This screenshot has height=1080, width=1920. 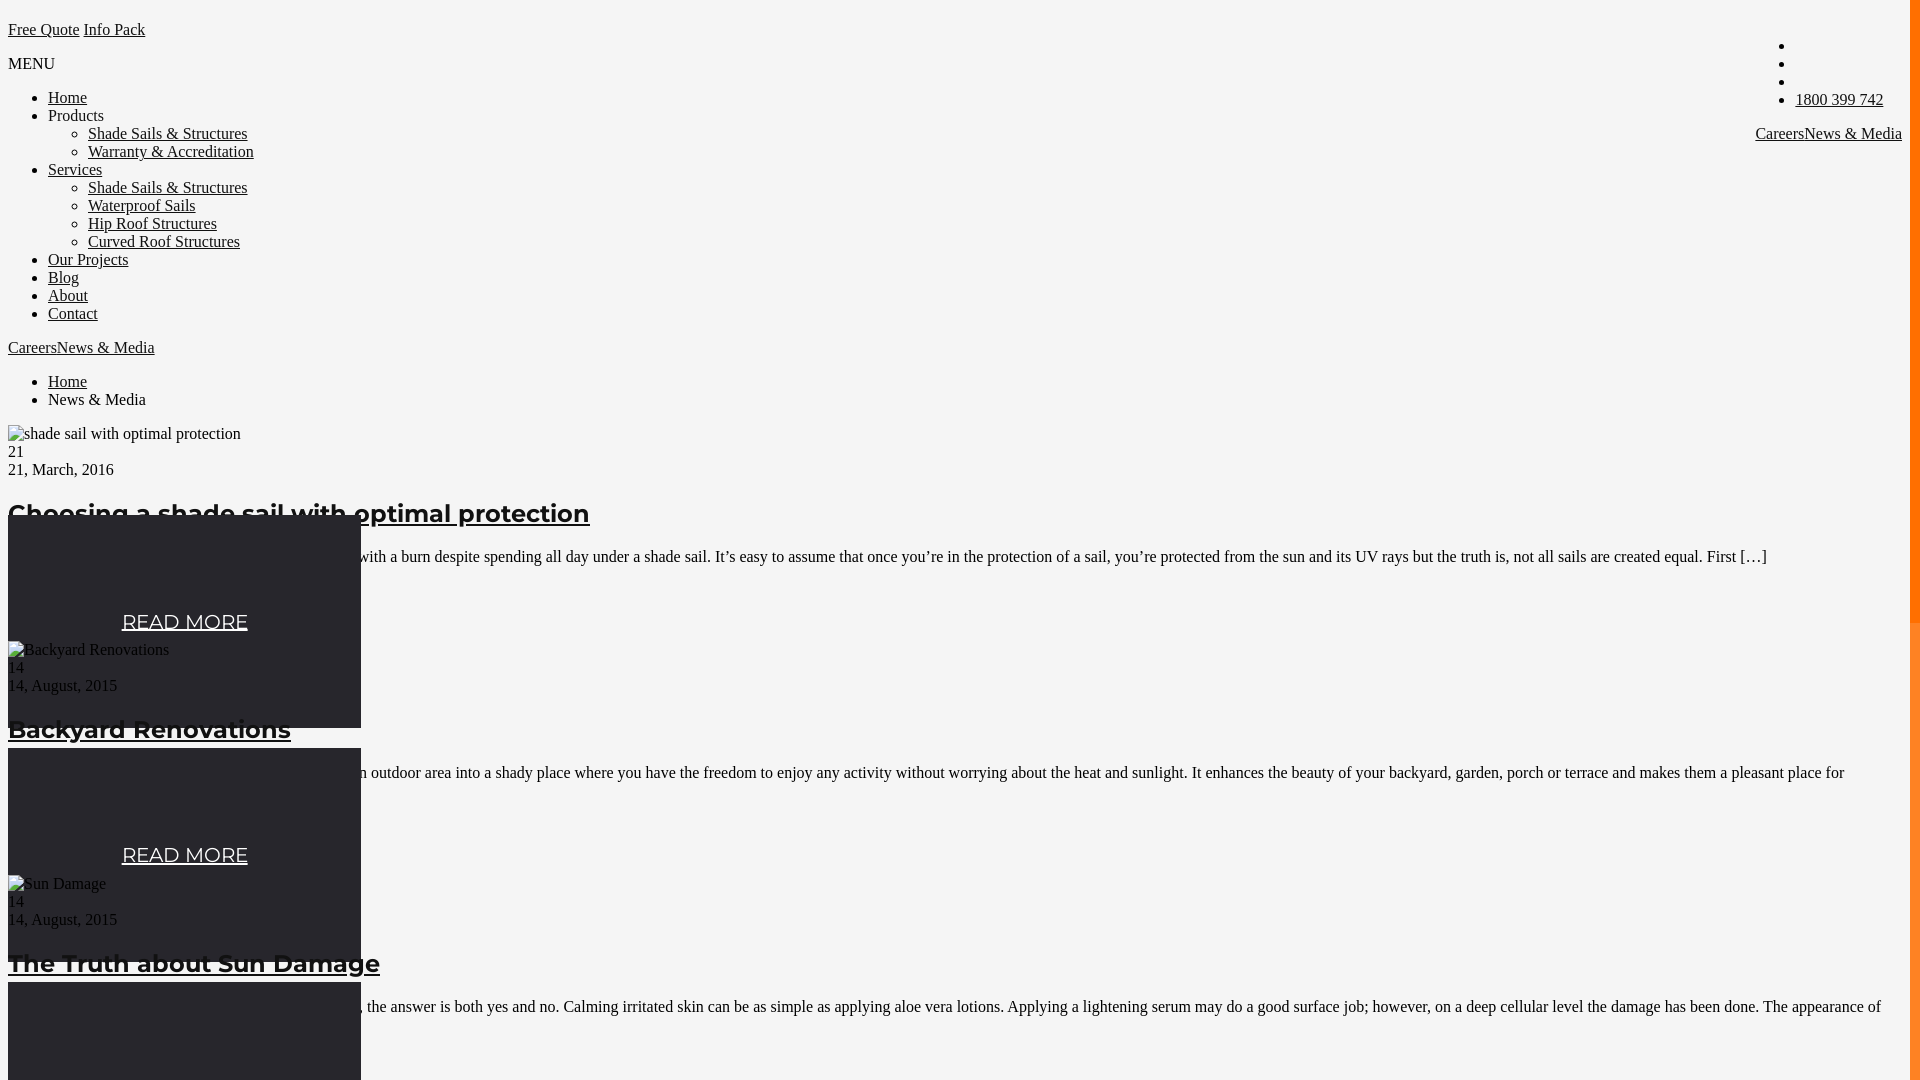 I want to click on 'Free Quote', so click(x=43, y=29).